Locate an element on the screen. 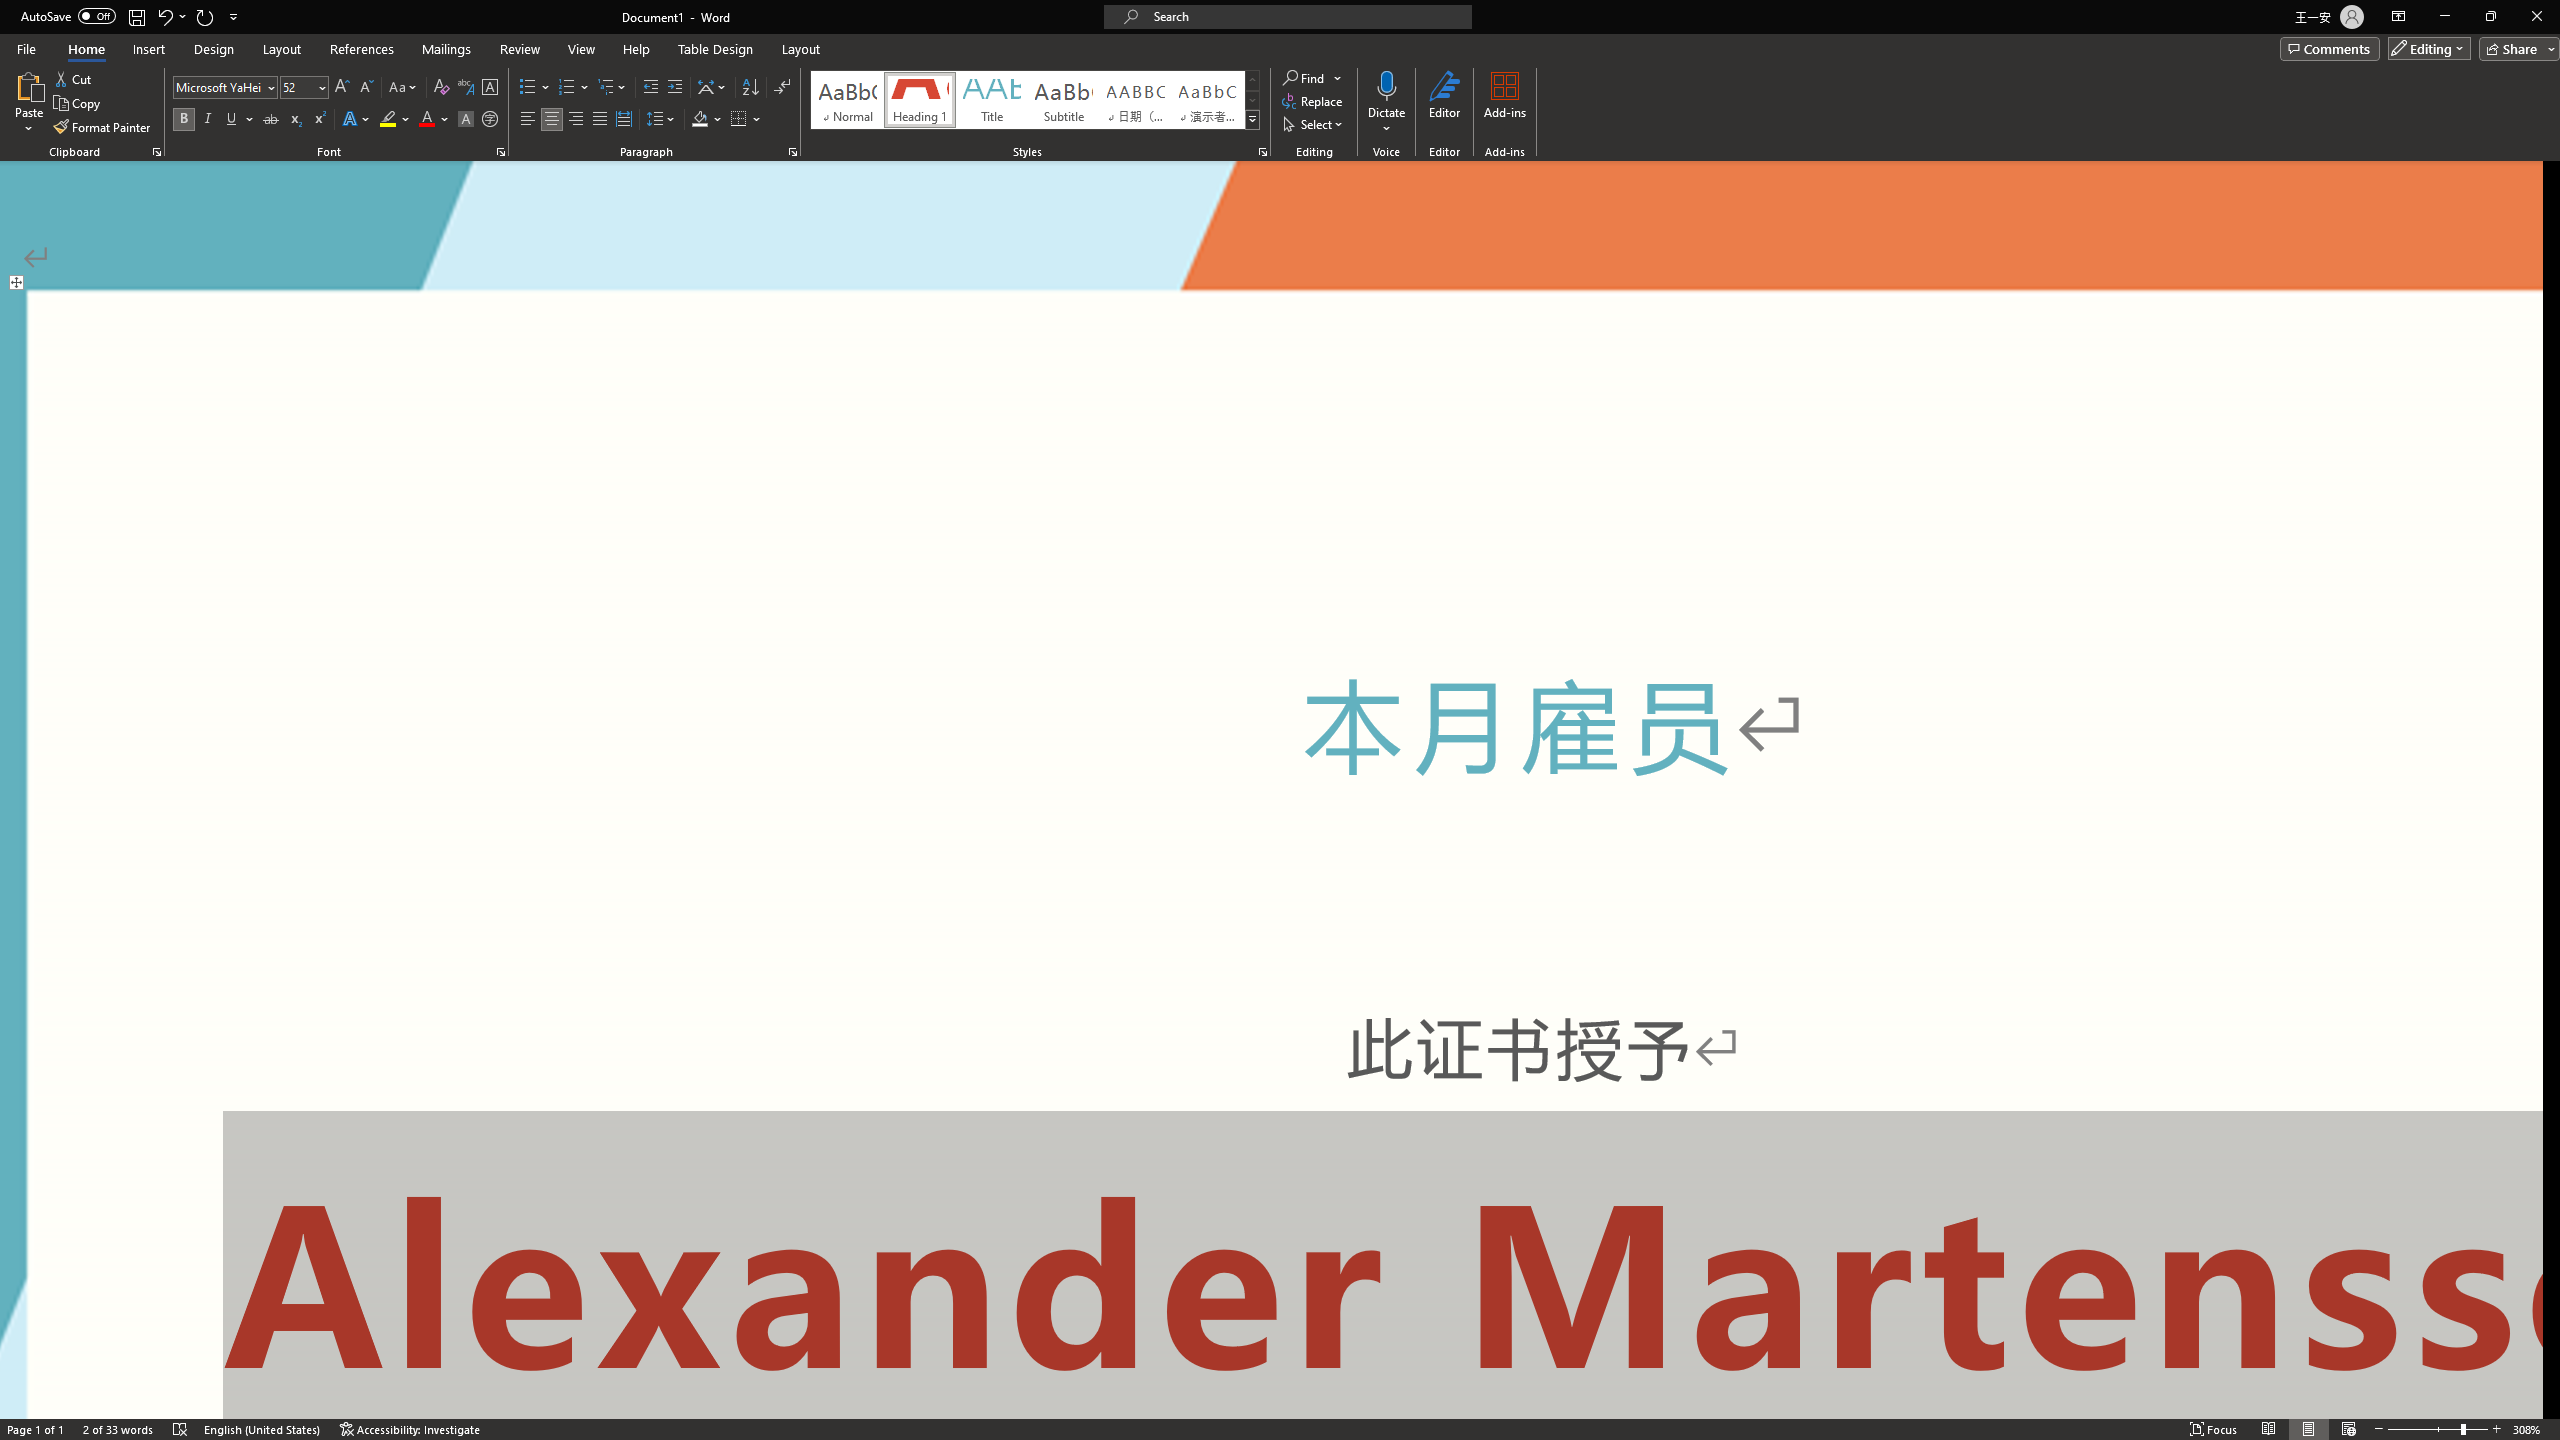 The height and width of the screenshot is (1440, 2560). 'Page 1 content' is located at coordinates (1271, 822).